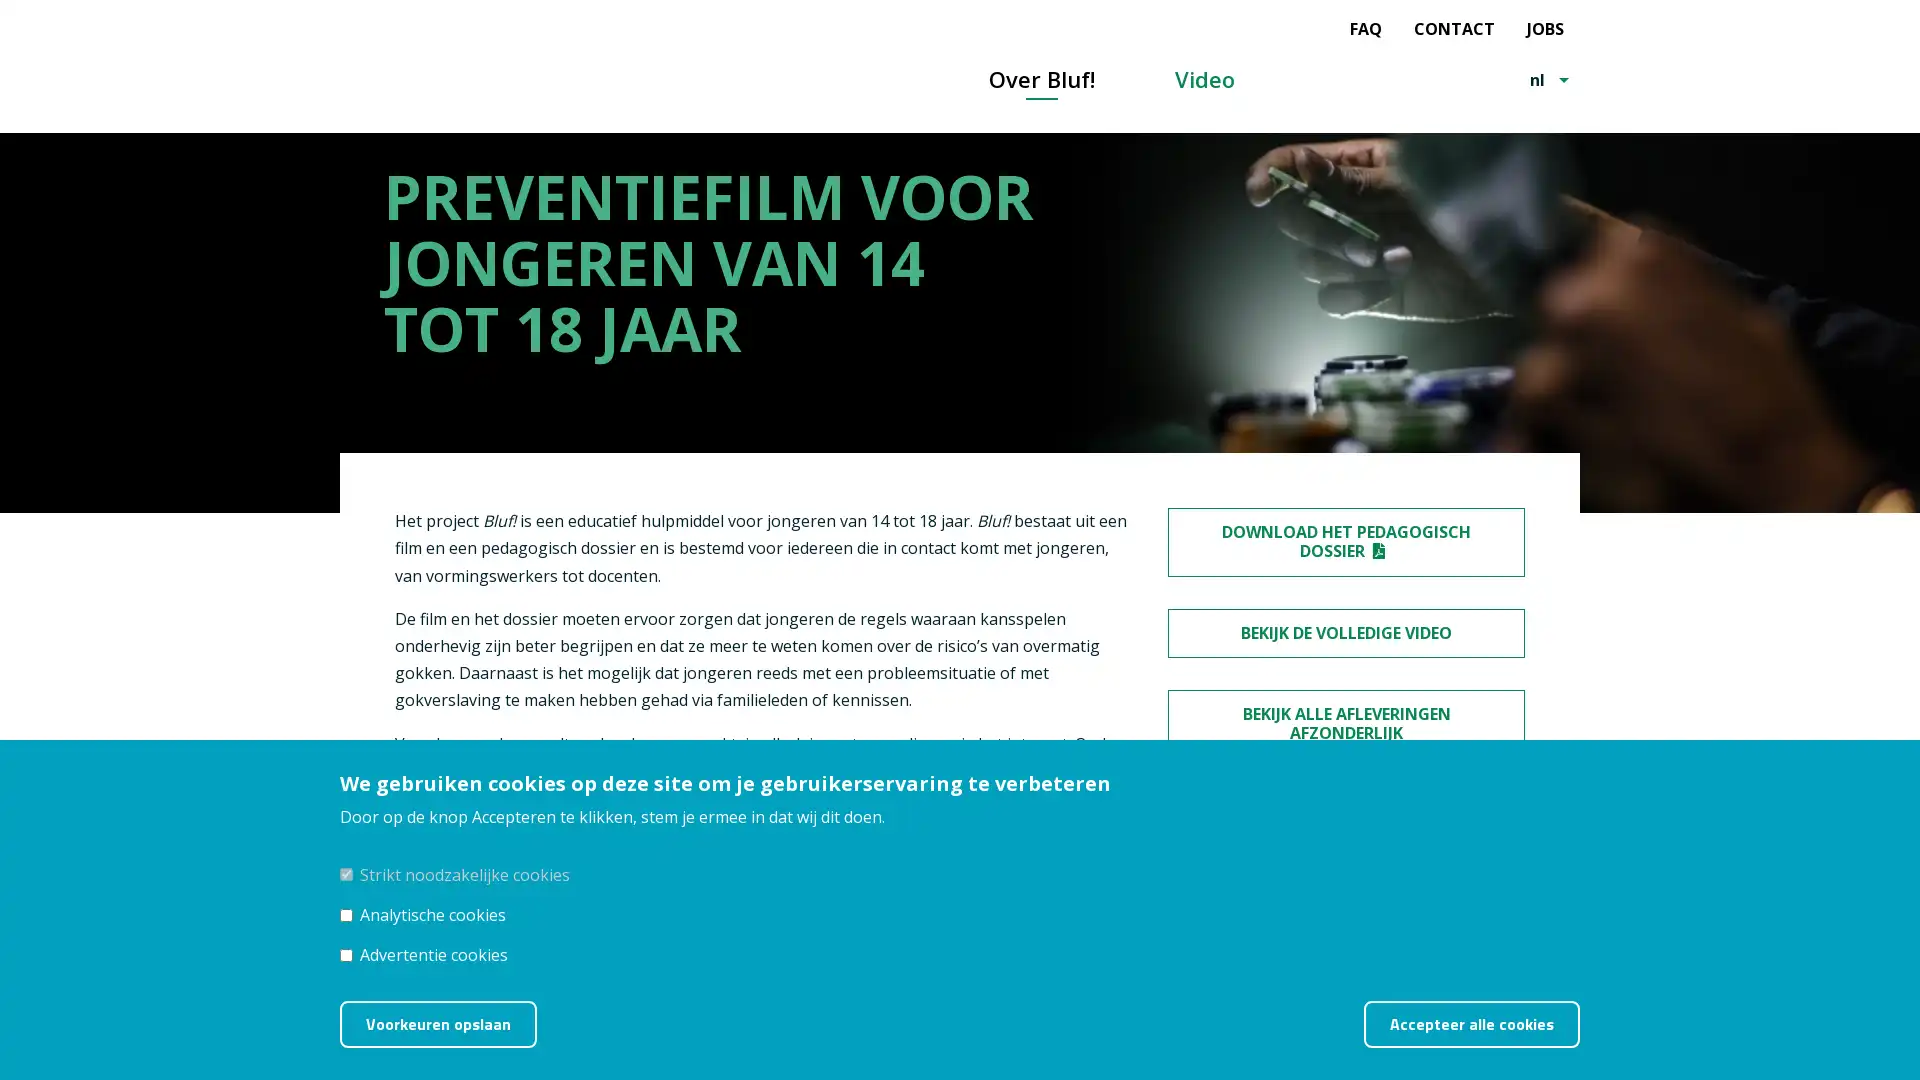  Describe the element at coordinates (1606, 1010) in the screenshot. I see `Toestemming intrekken` at that location.